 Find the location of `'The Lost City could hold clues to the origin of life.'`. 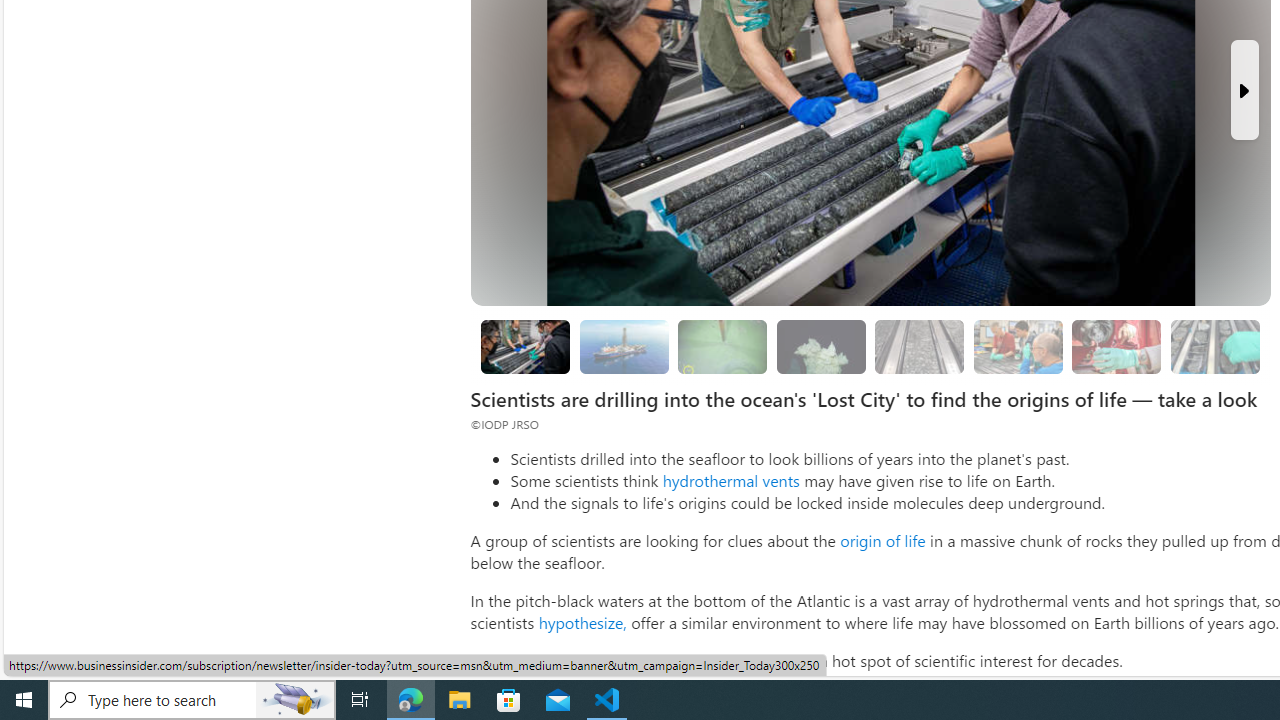

'The Lost City could hold clues to the origin of life.' is located at coordinates (821, 345).